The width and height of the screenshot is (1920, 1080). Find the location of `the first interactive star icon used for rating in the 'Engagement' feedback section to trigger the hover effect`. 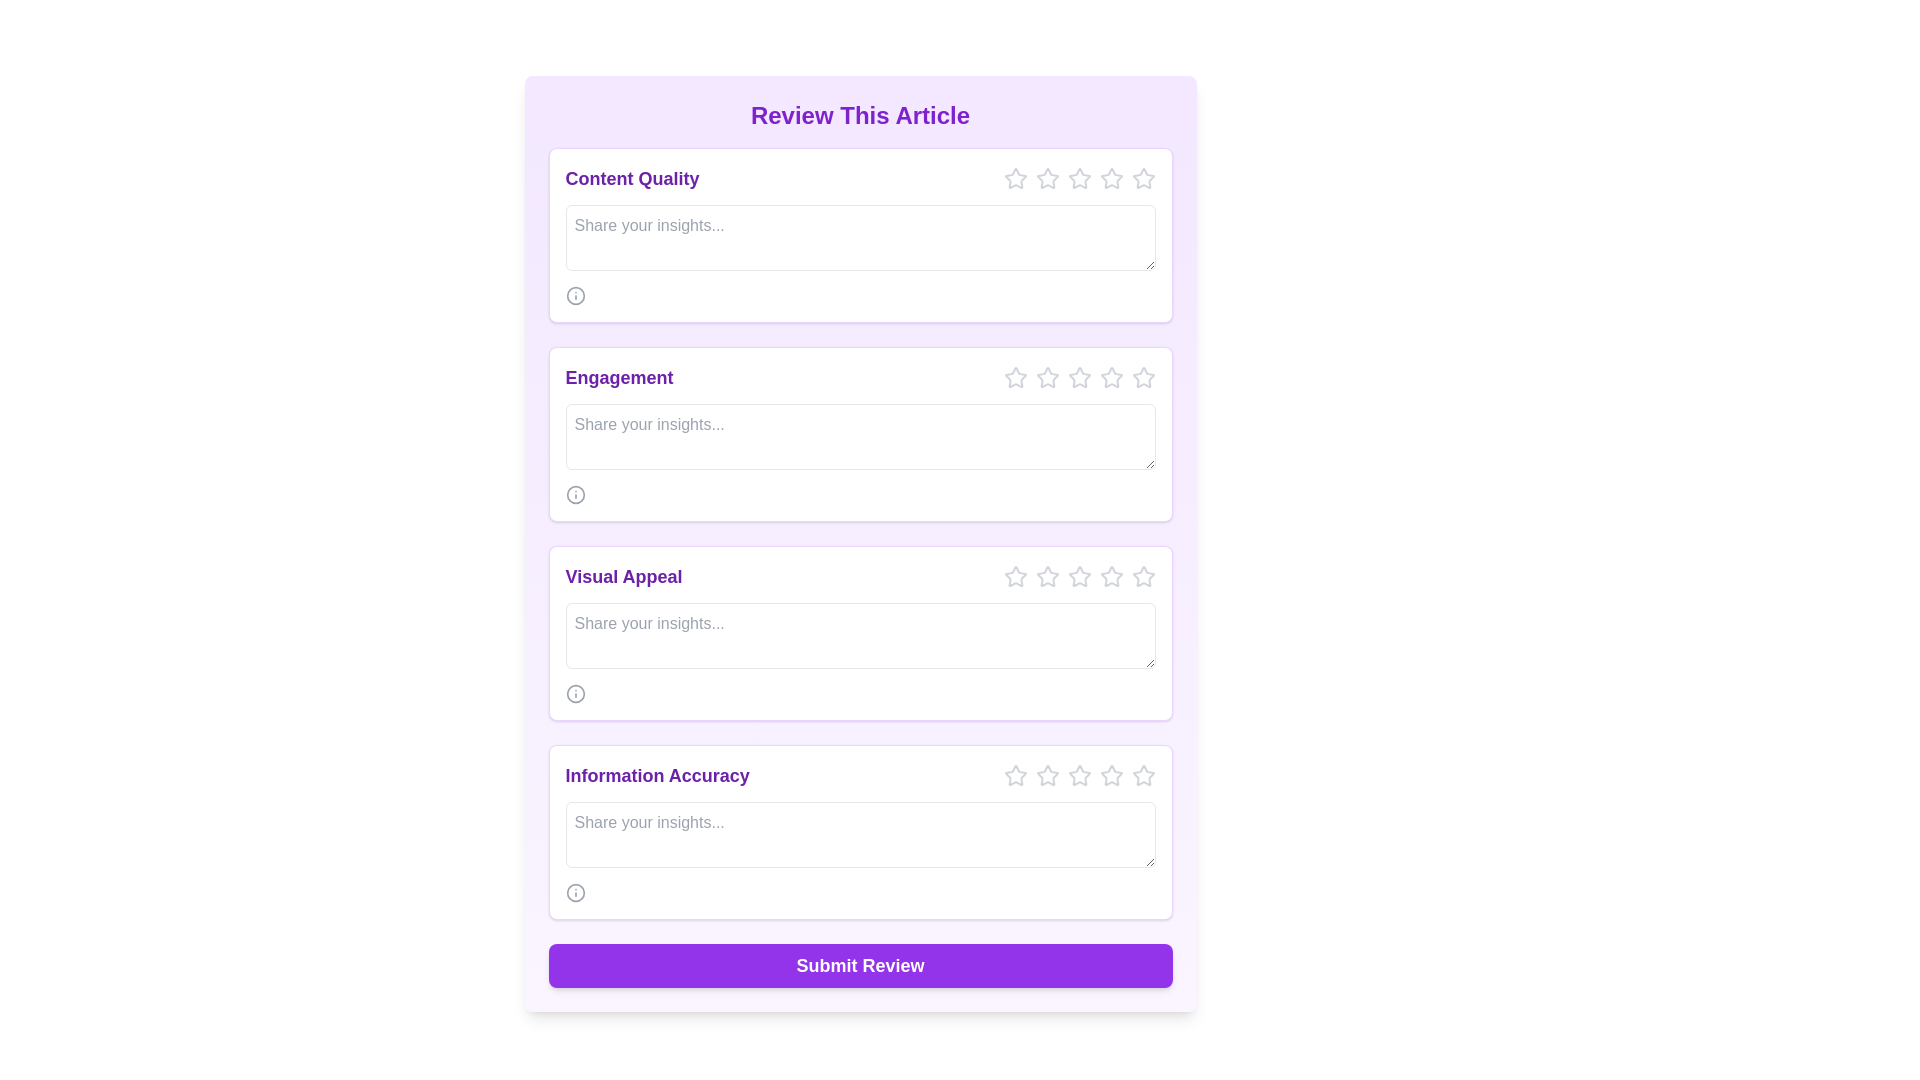

the first interactive star icon used for rating in the 'Engagement' feedback section to trigger the hover effect is located at coordinates (1015, 378).